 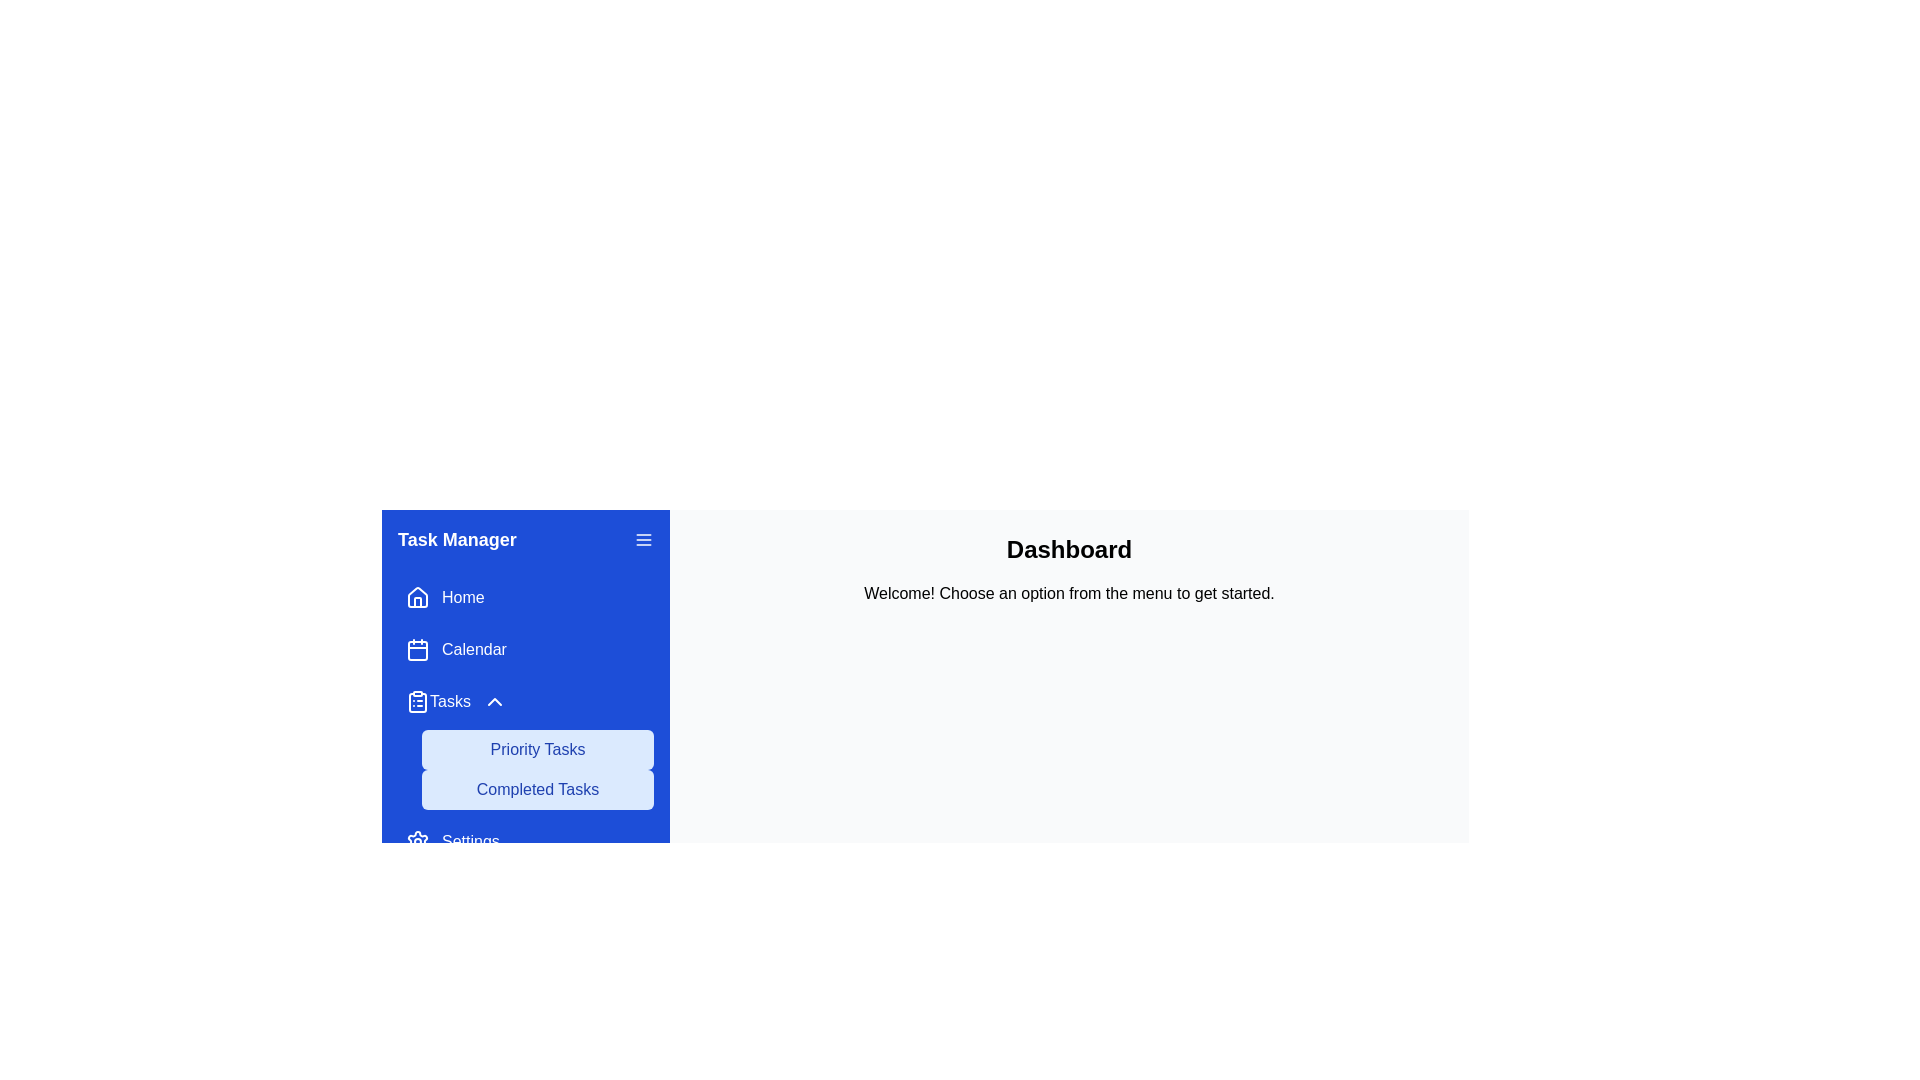 I want to click on the navigation button at the bottom of the vertical list, so click(x=526, y=841).